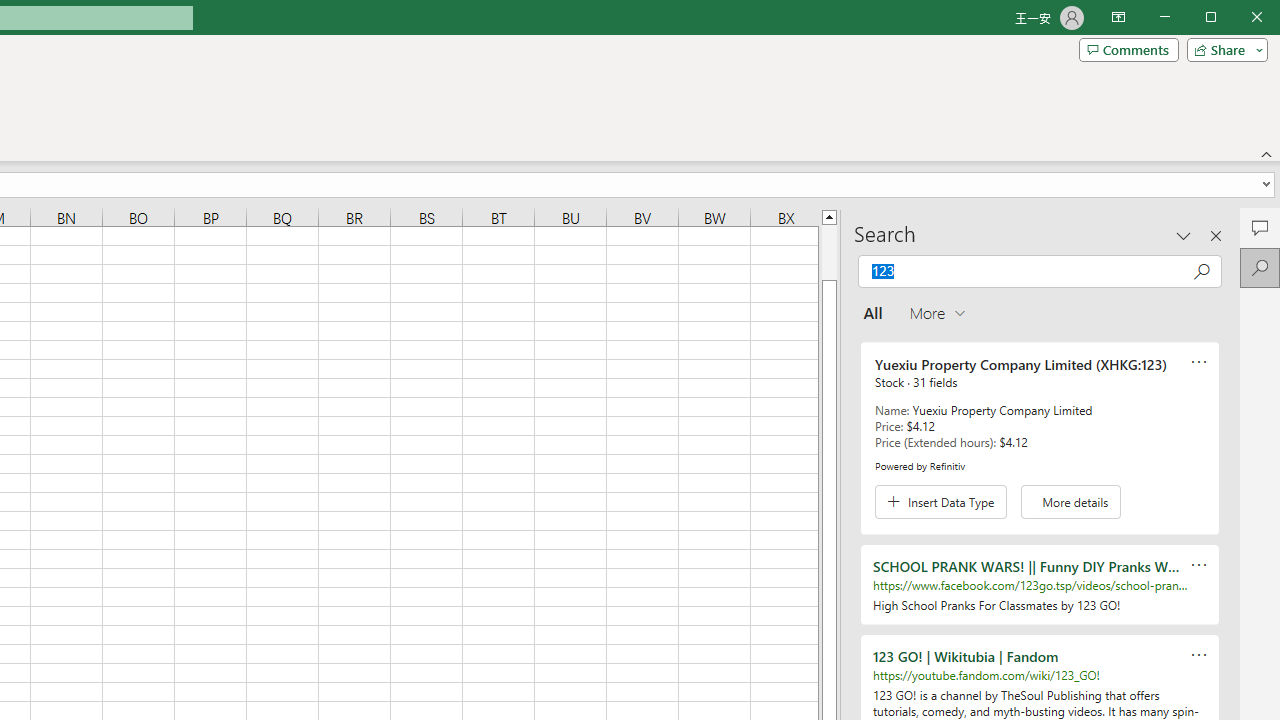  Describe the element at coordinates (1238, 19) in the screenshot. I see `'Maximize'` at that location.